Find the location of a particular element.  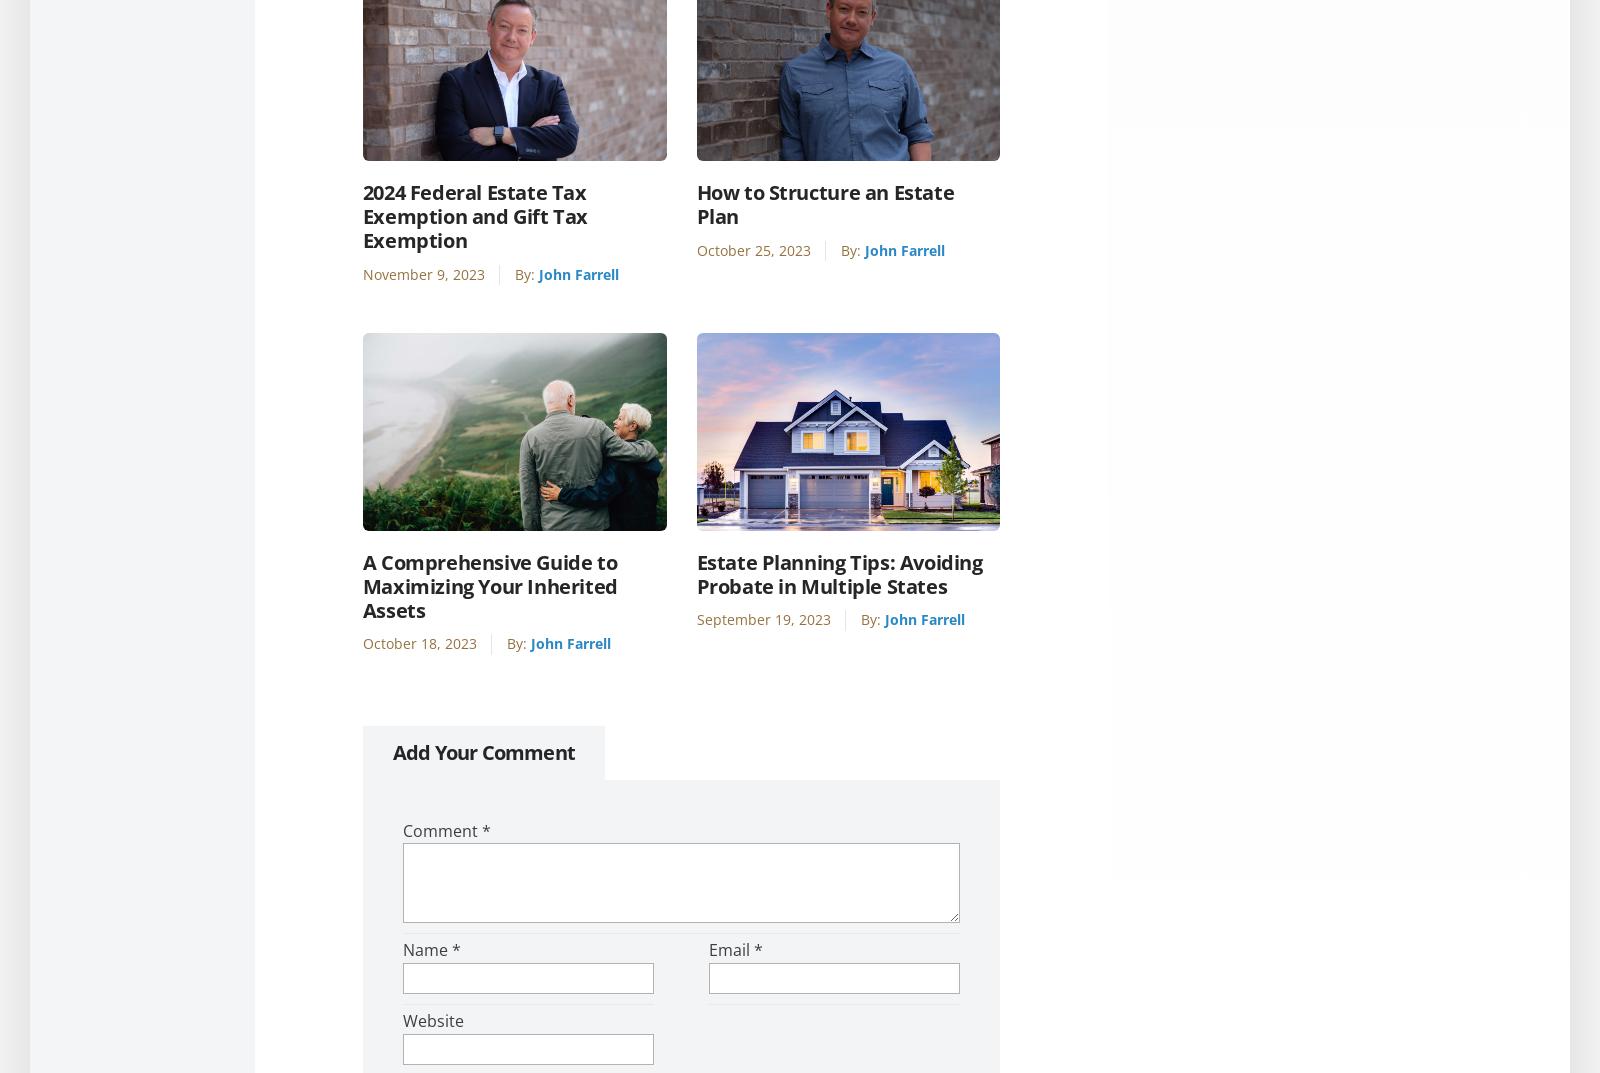

'Name' is located at coordinates (425, 950).